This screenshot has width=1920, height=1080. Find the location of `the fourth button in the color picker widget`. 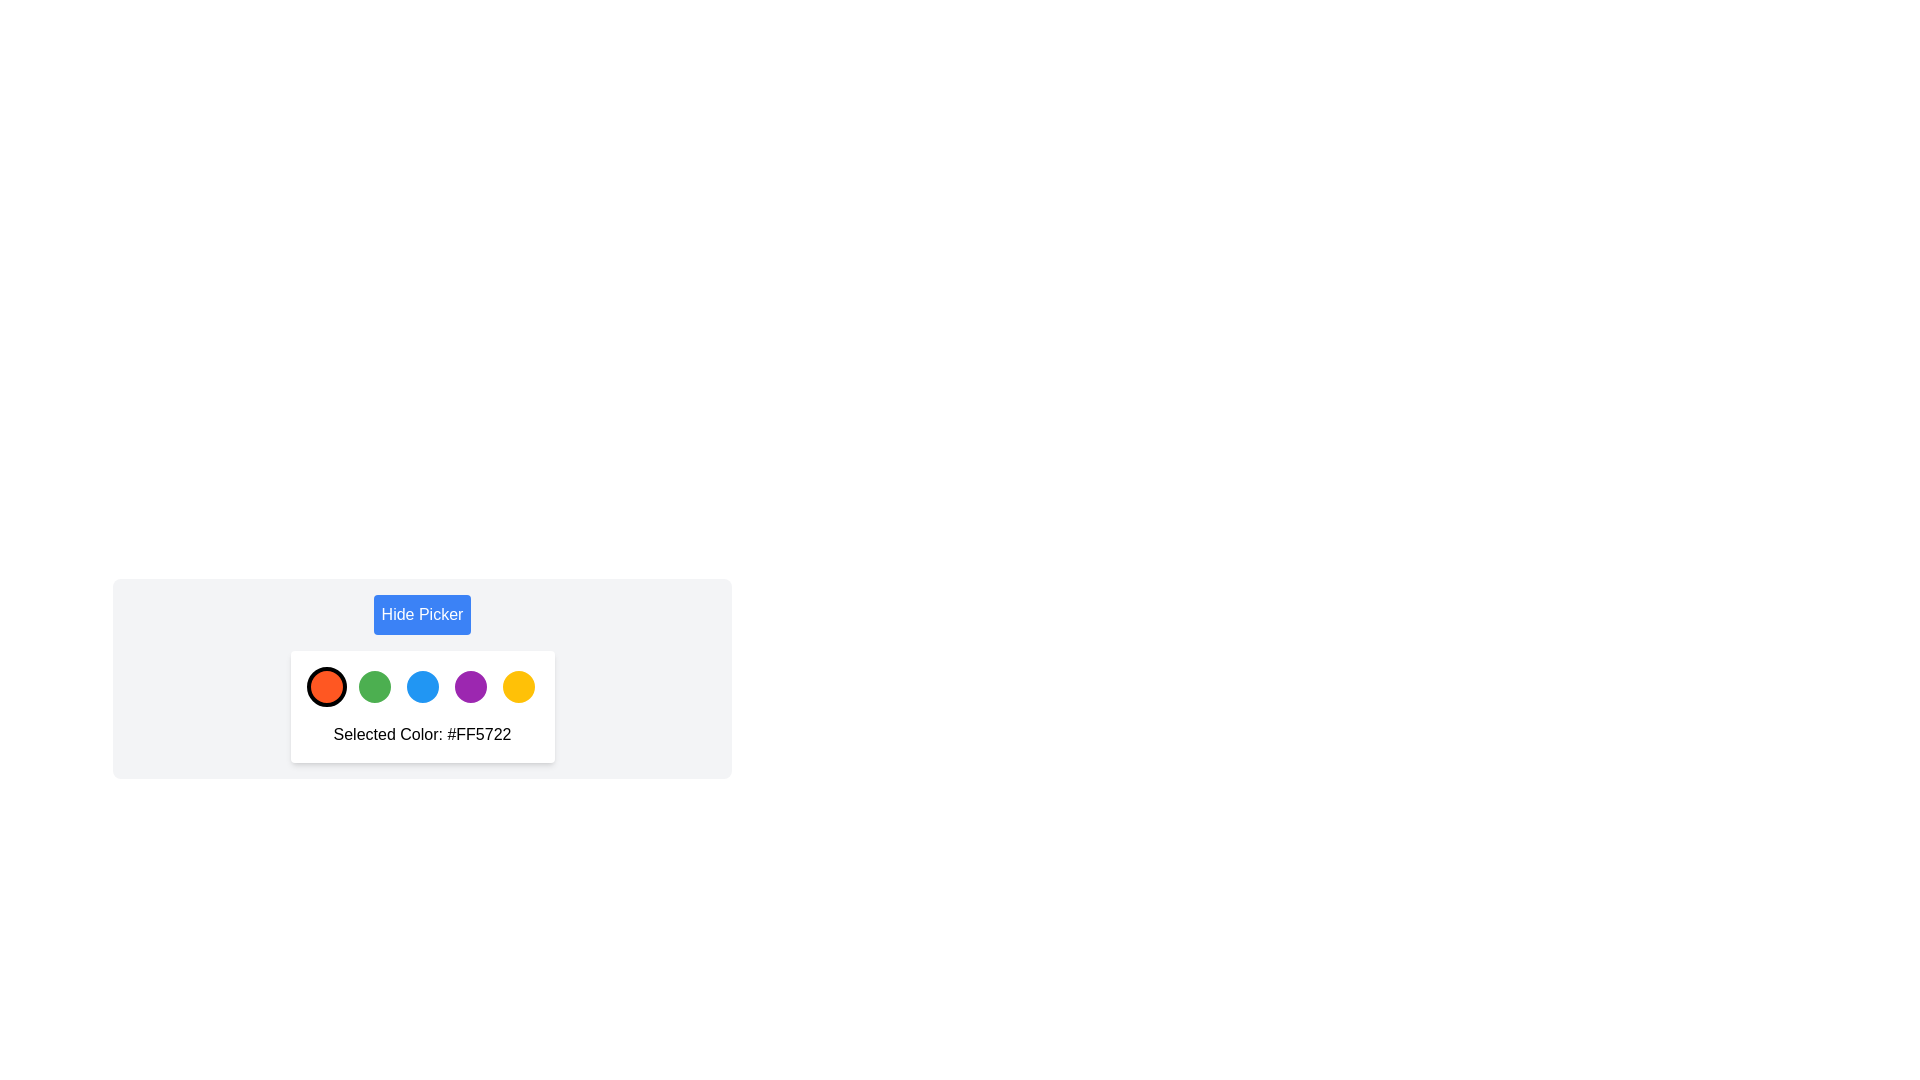

the fourth button in the color picker widget is located at coordinates (469, 685).